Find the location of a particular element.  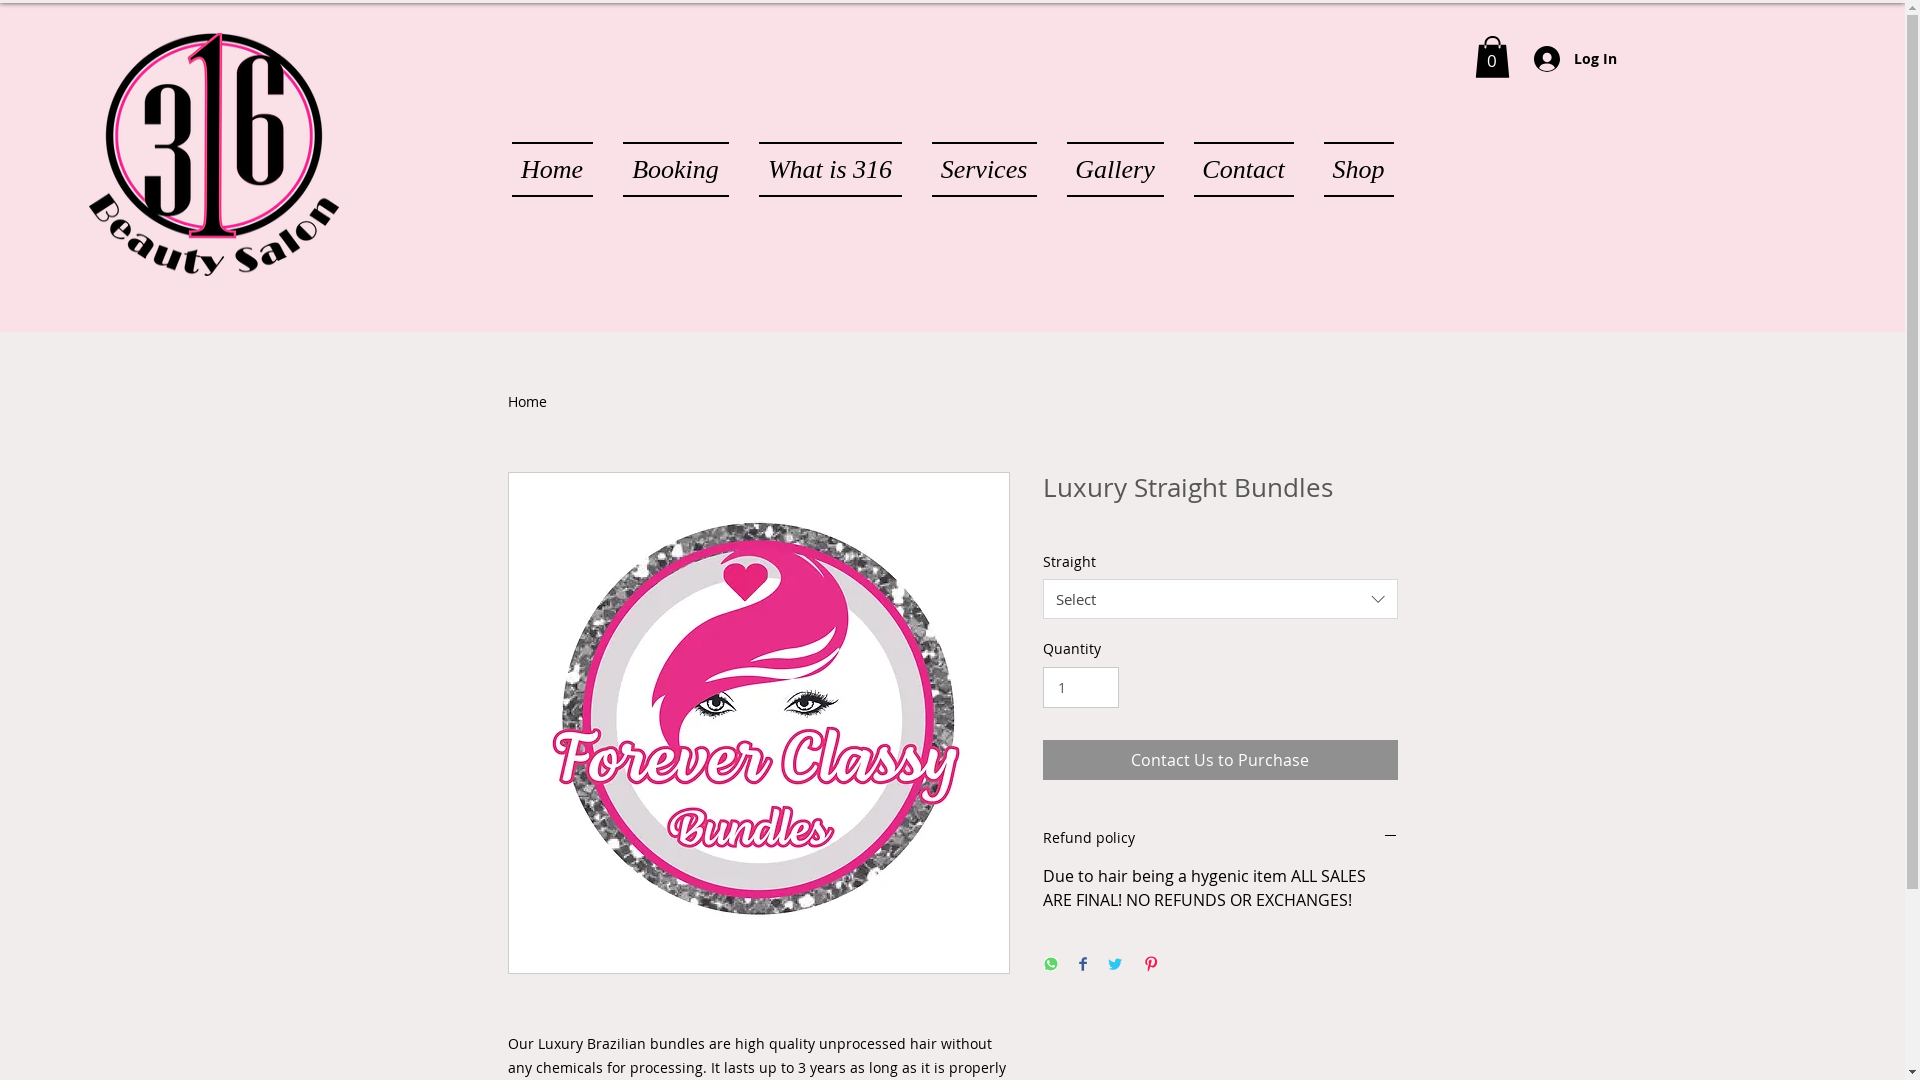

'Booking' is located at coordinates (676, 168).